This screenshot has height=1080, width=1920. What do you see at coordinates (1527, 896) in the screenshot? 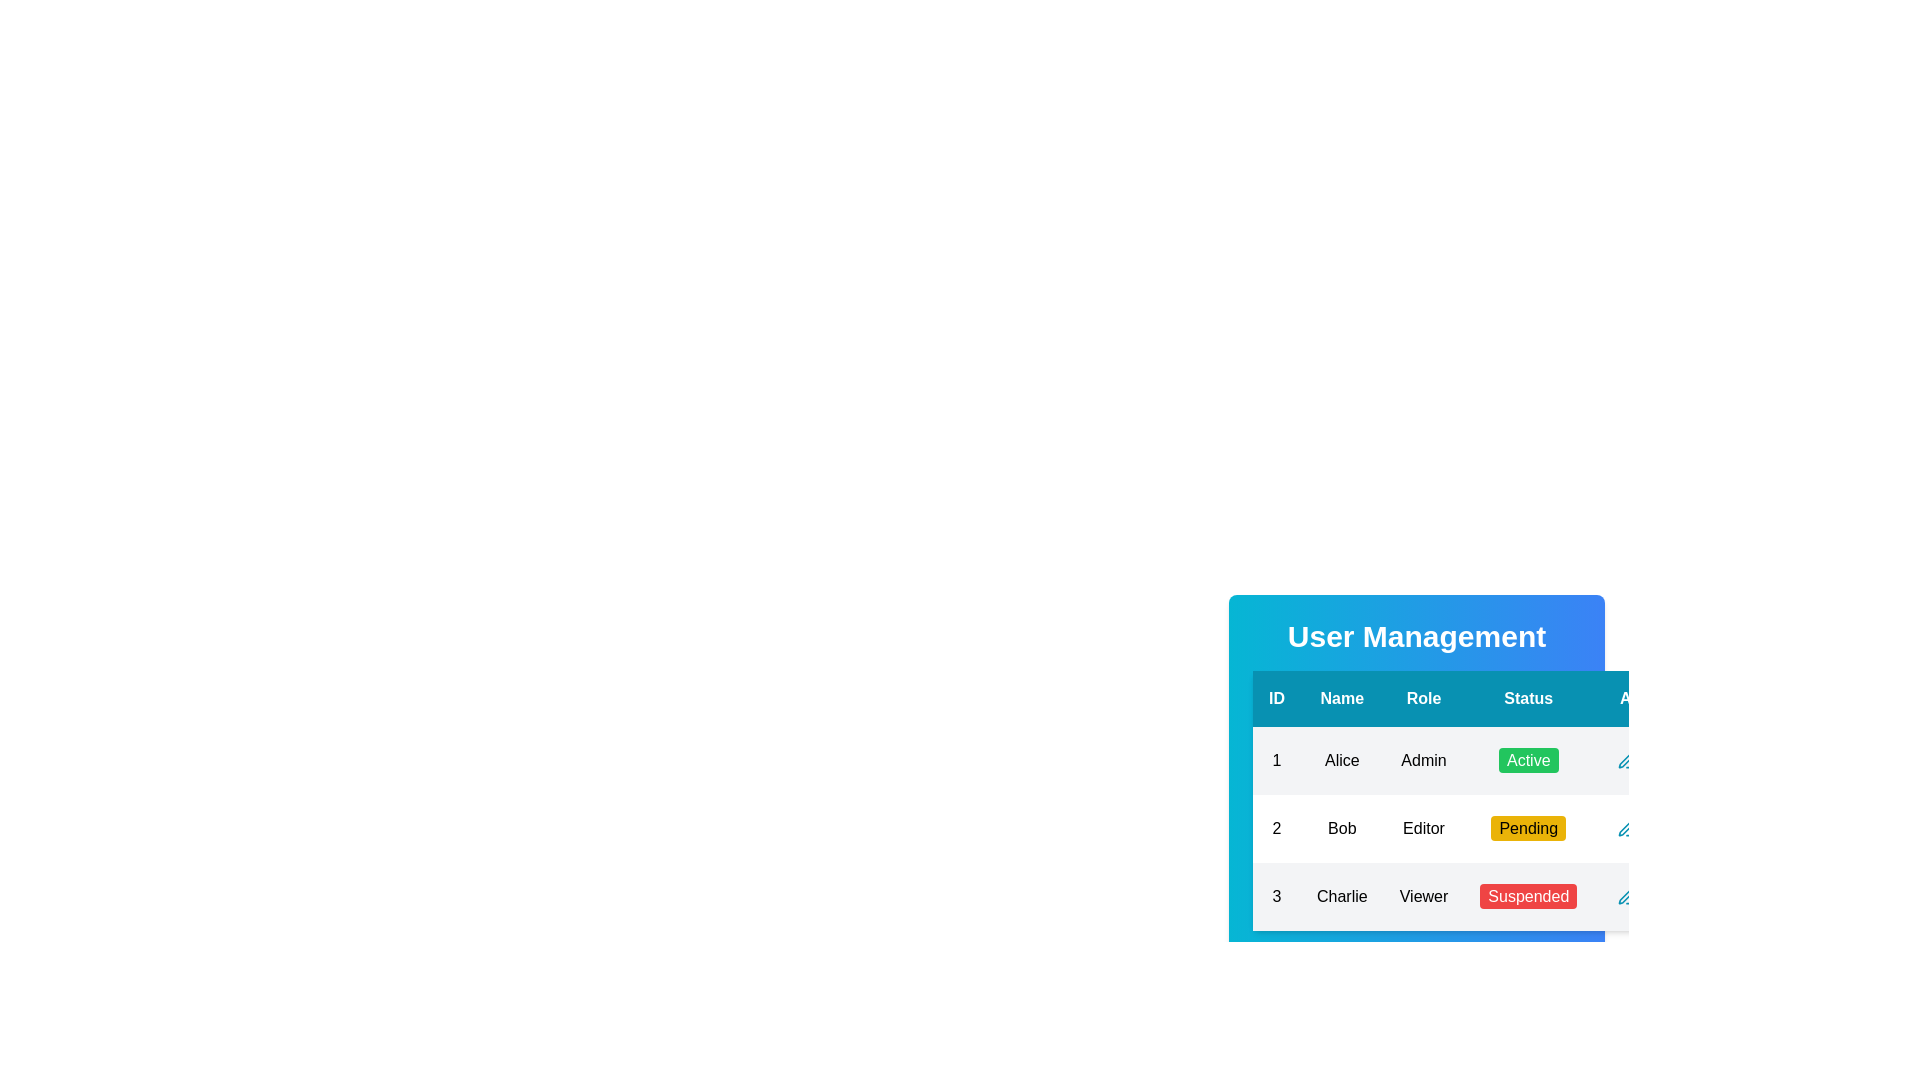
I see `status label of the button-like status indicator for the user 'Charlie', which indicates that the account is 'Suspended'` at bounding box center [1527, 896].